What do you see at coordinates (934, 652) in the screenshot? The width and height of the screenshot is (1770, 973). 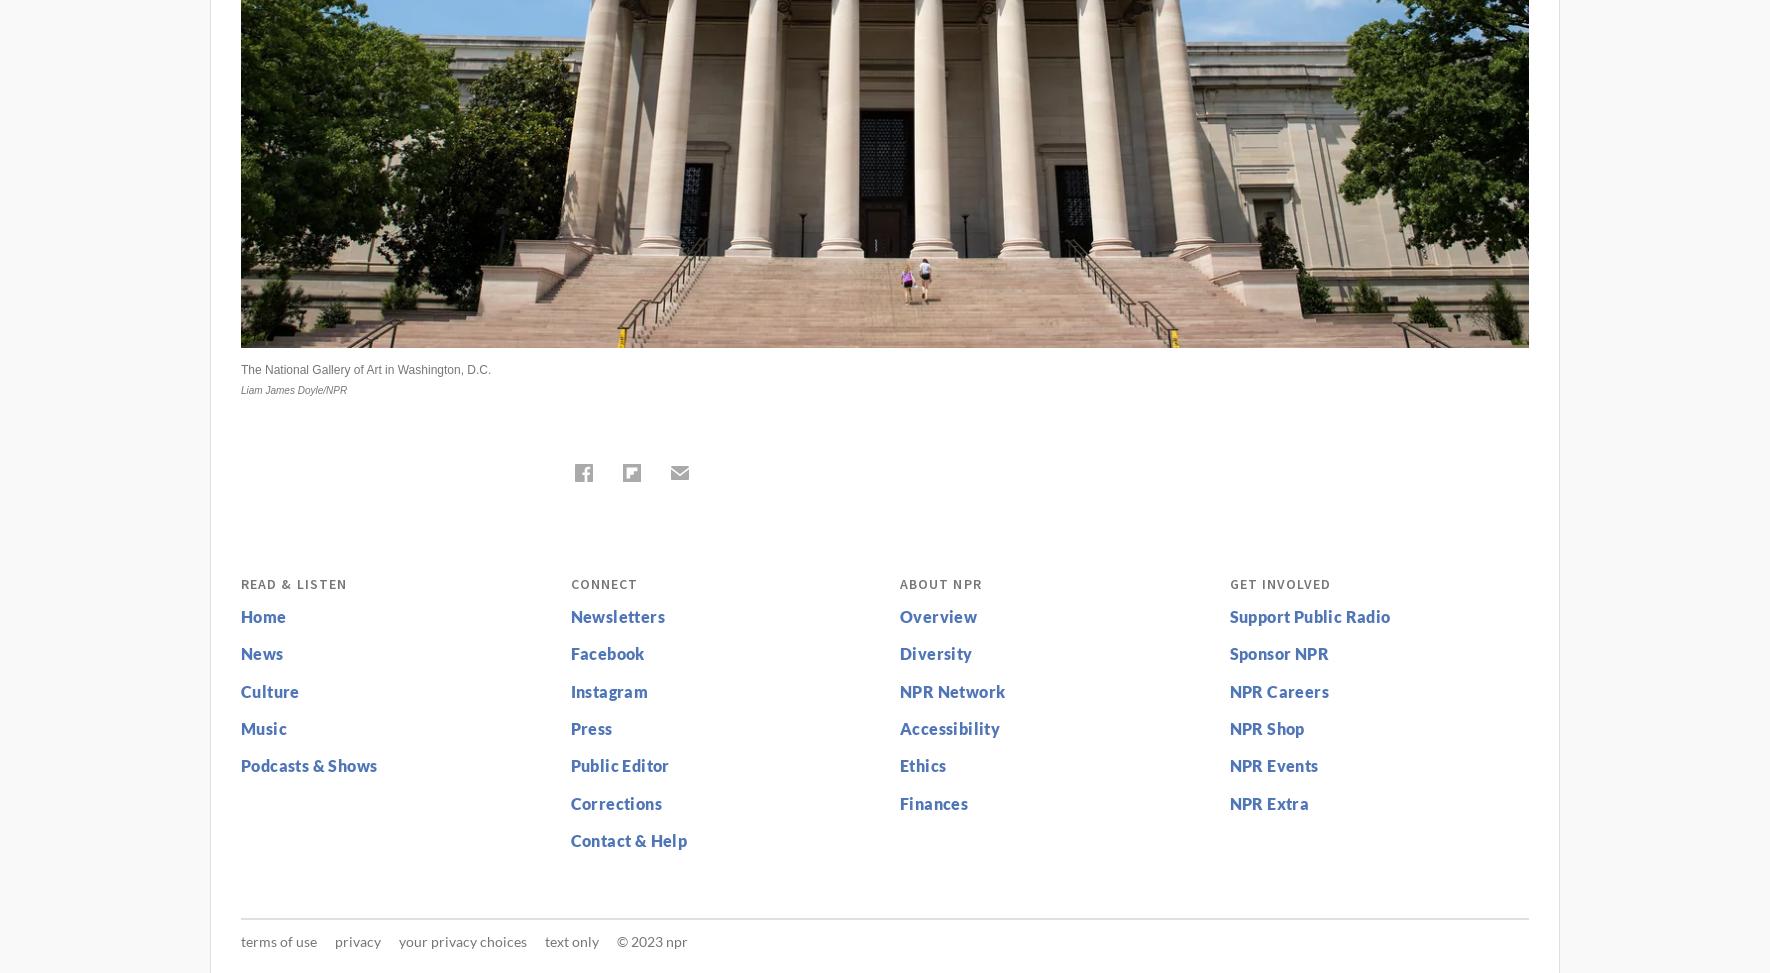 I see `'Diversity'` at bounding box center [934, 652].